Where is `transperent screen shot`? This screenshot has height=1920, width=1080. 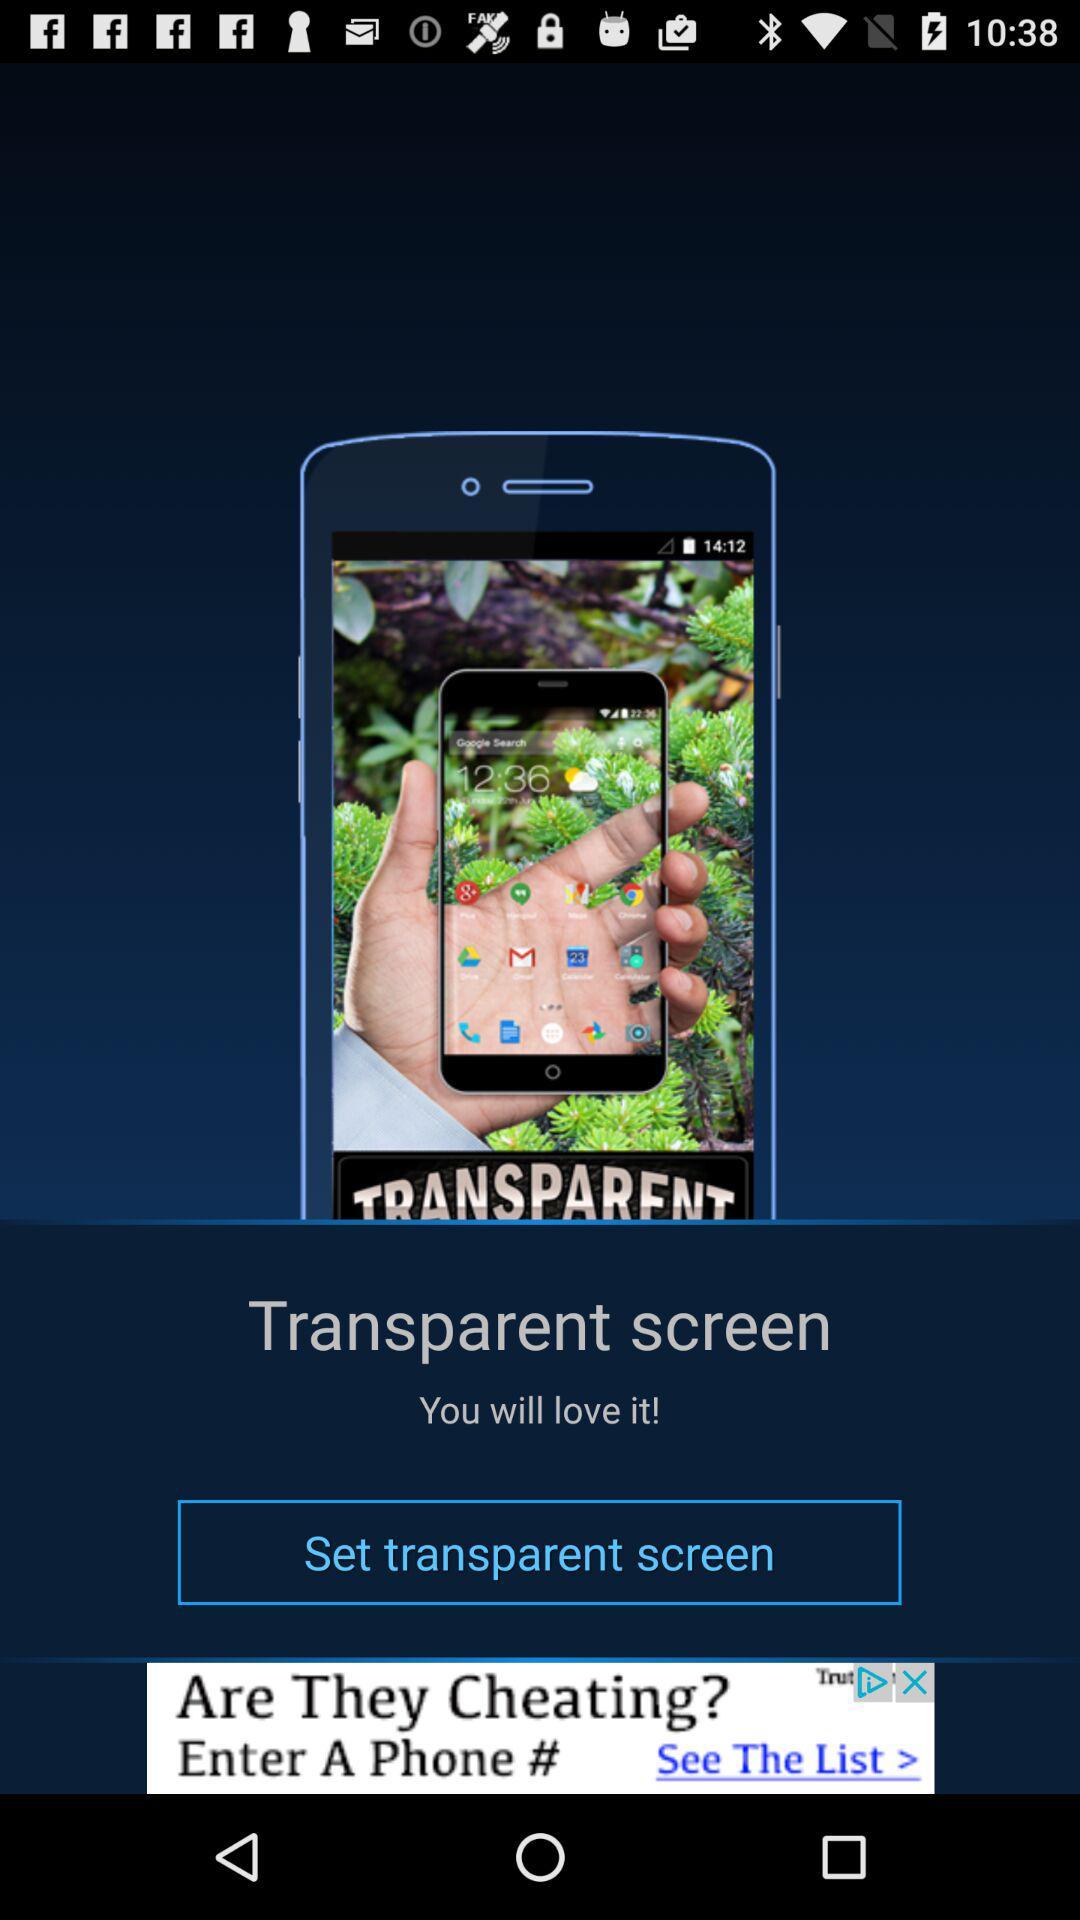 transperent screen shot is located at coordinates (540, 1727).